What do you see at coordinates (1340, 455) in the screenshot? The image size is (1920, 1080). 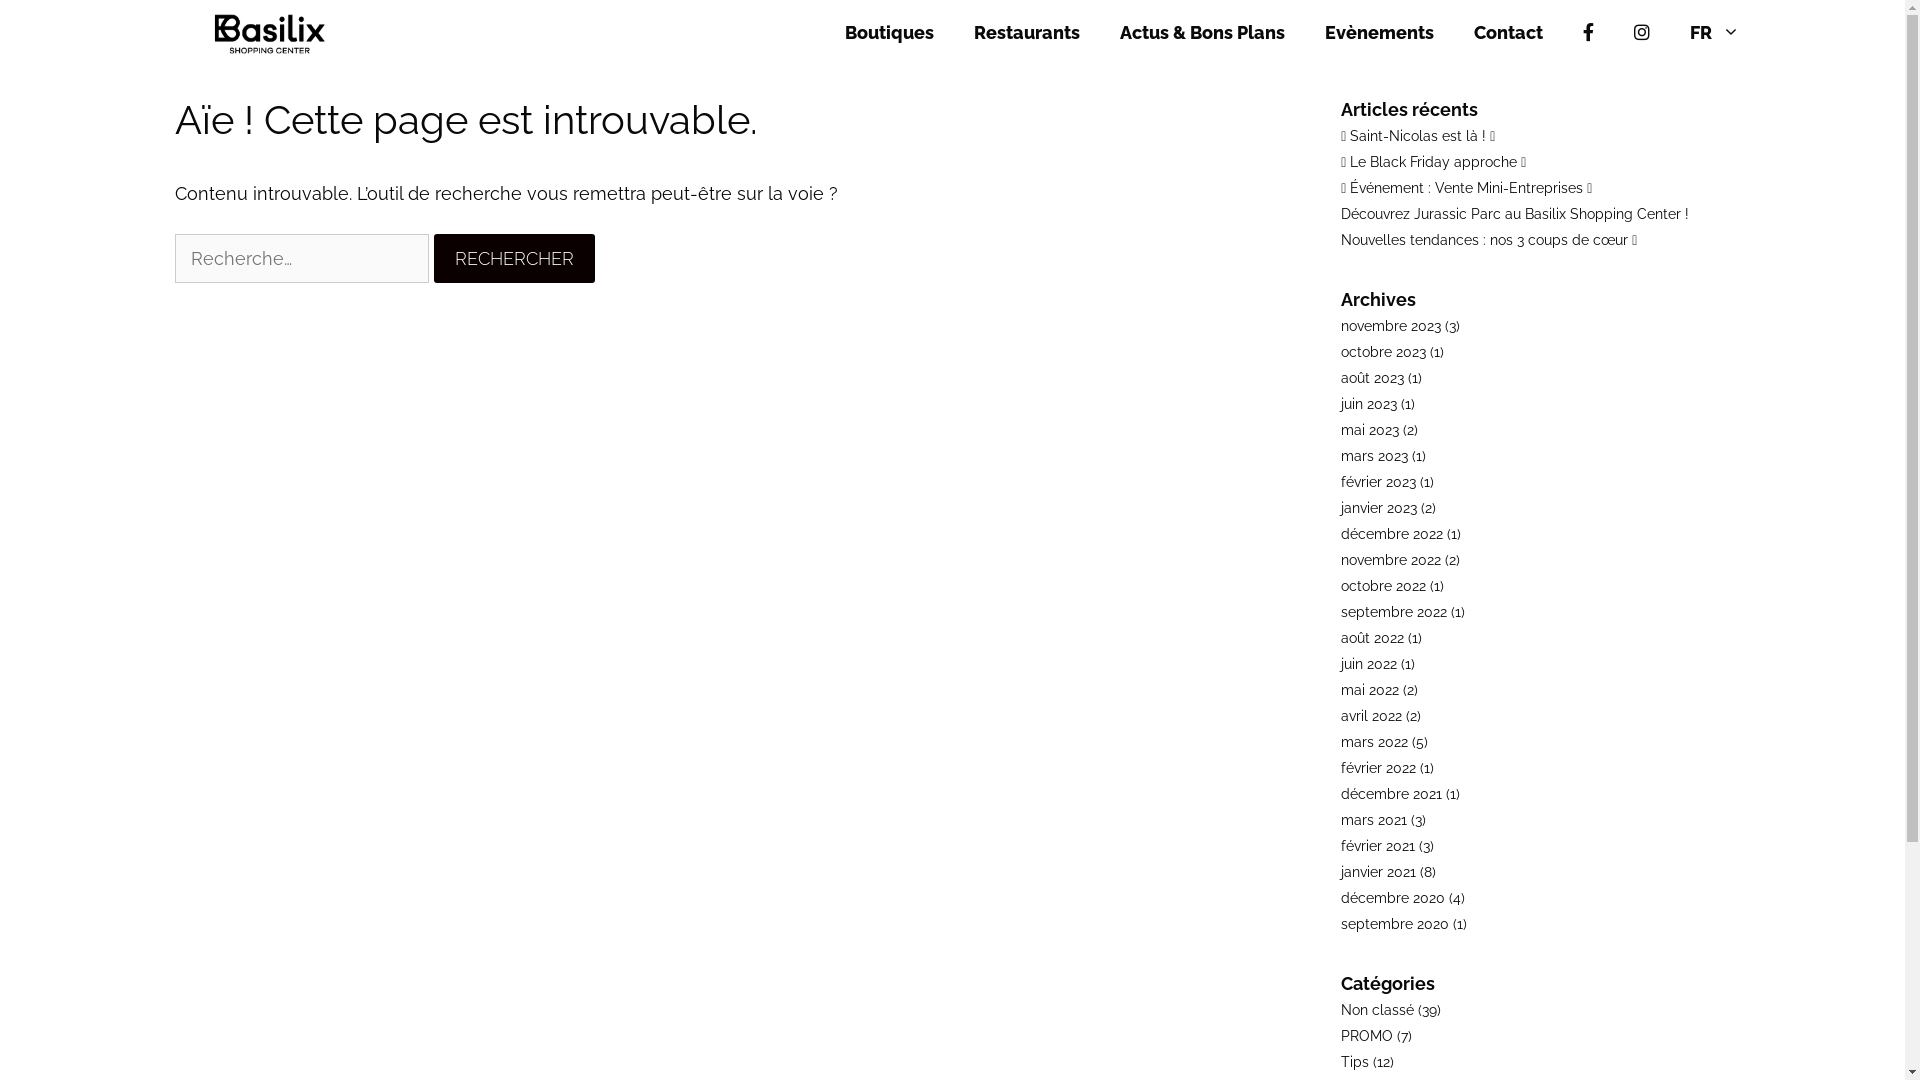 I see `'mars 2023'` at bounding box center [1340, 455].